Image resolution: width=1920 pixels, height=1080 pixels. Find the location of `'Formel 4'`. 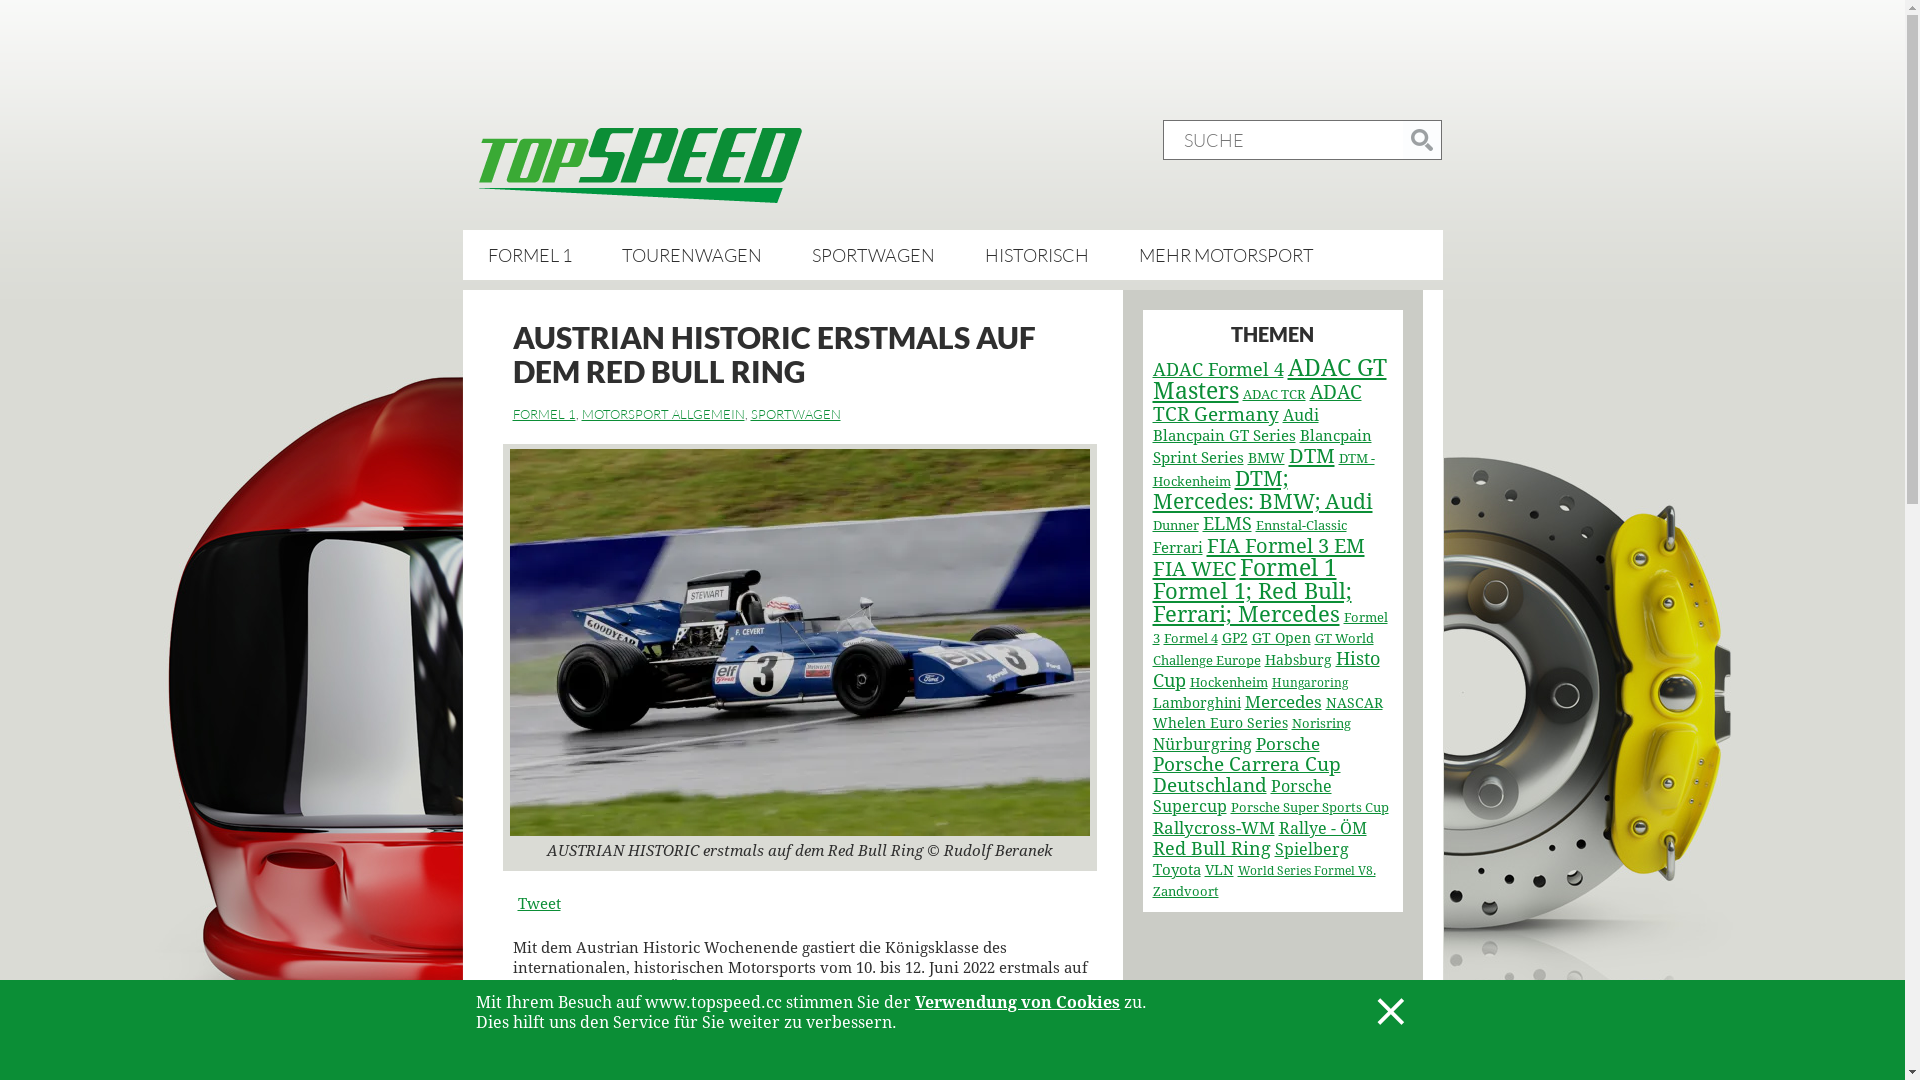

'Formel 4' is located at coordinates (1190, 638).